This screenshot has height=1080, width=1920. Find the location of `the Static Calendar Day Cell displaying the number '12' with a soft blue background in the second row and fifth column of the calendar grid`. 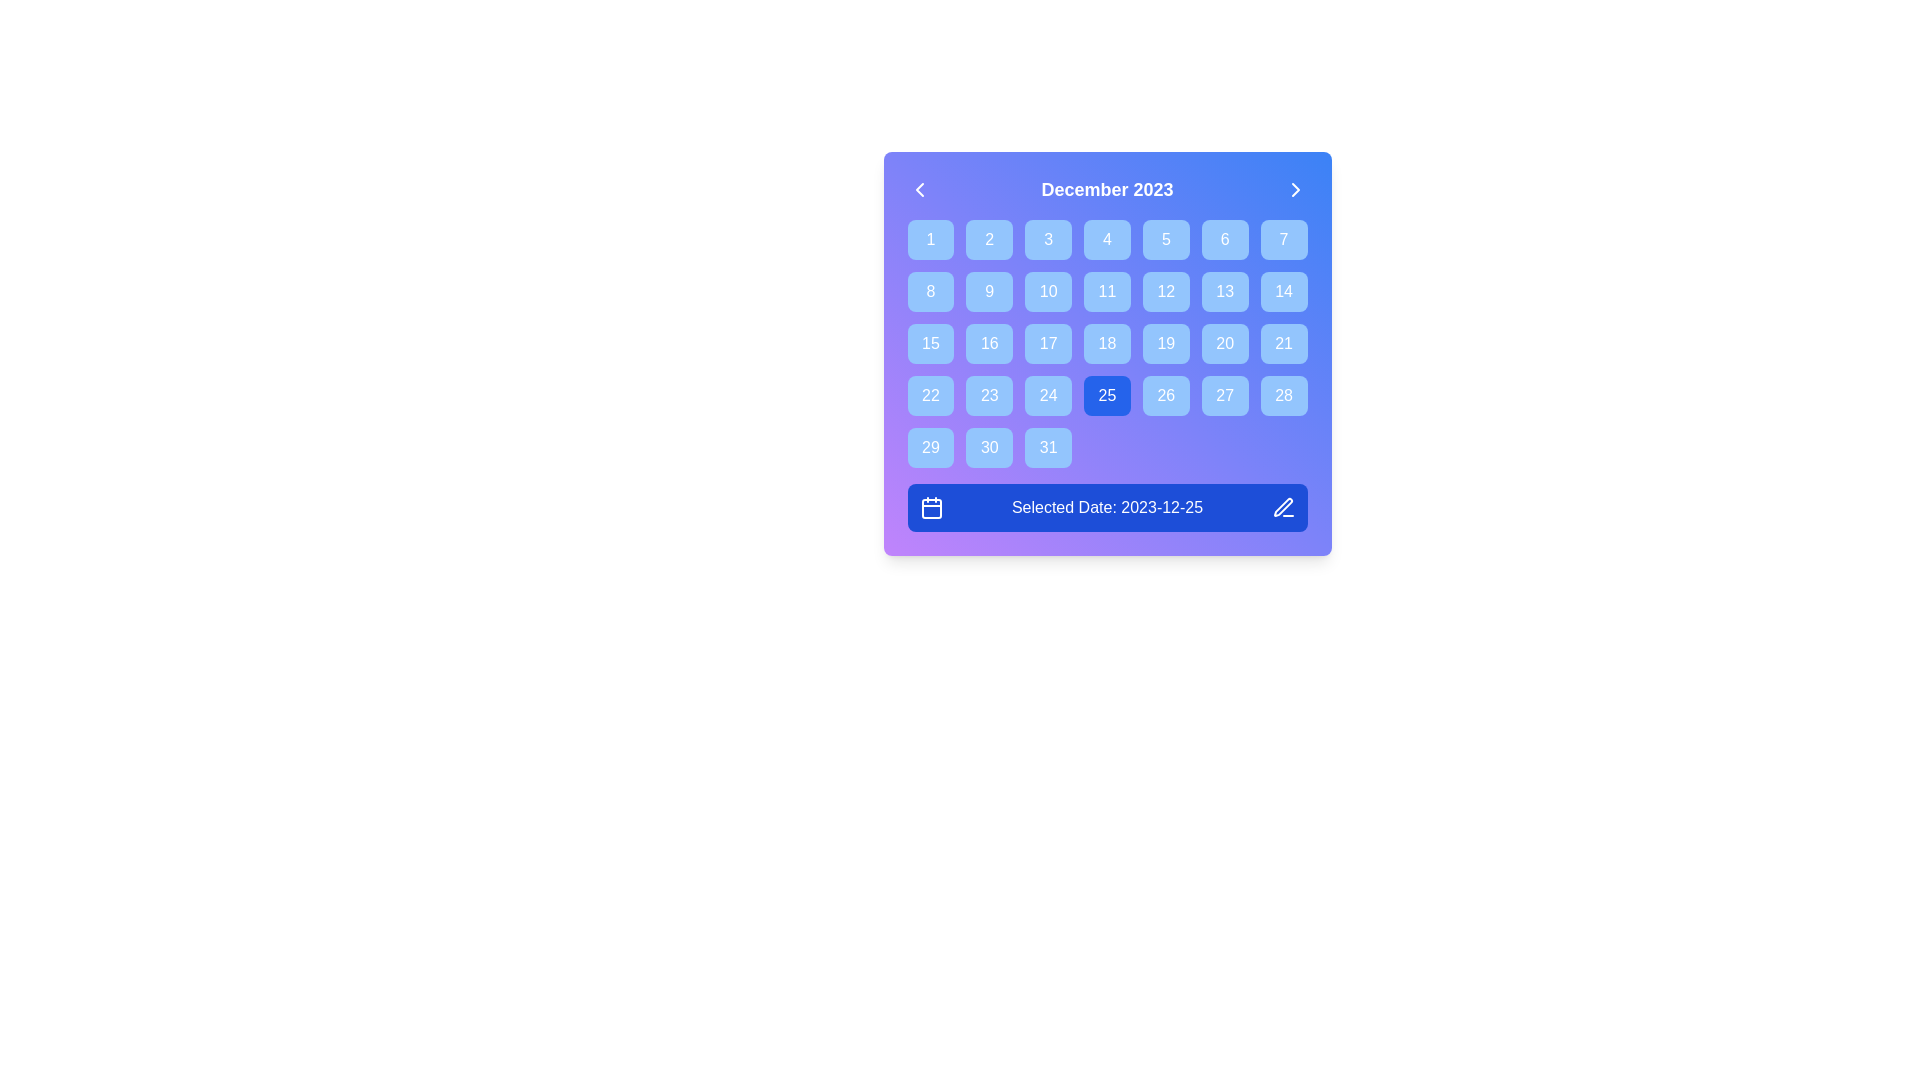

the Static Calendar Day Cell displaying the number '12' with a soft blue background in the second row and fifth column of the calendar grid is located at coordinates (1166, 292).